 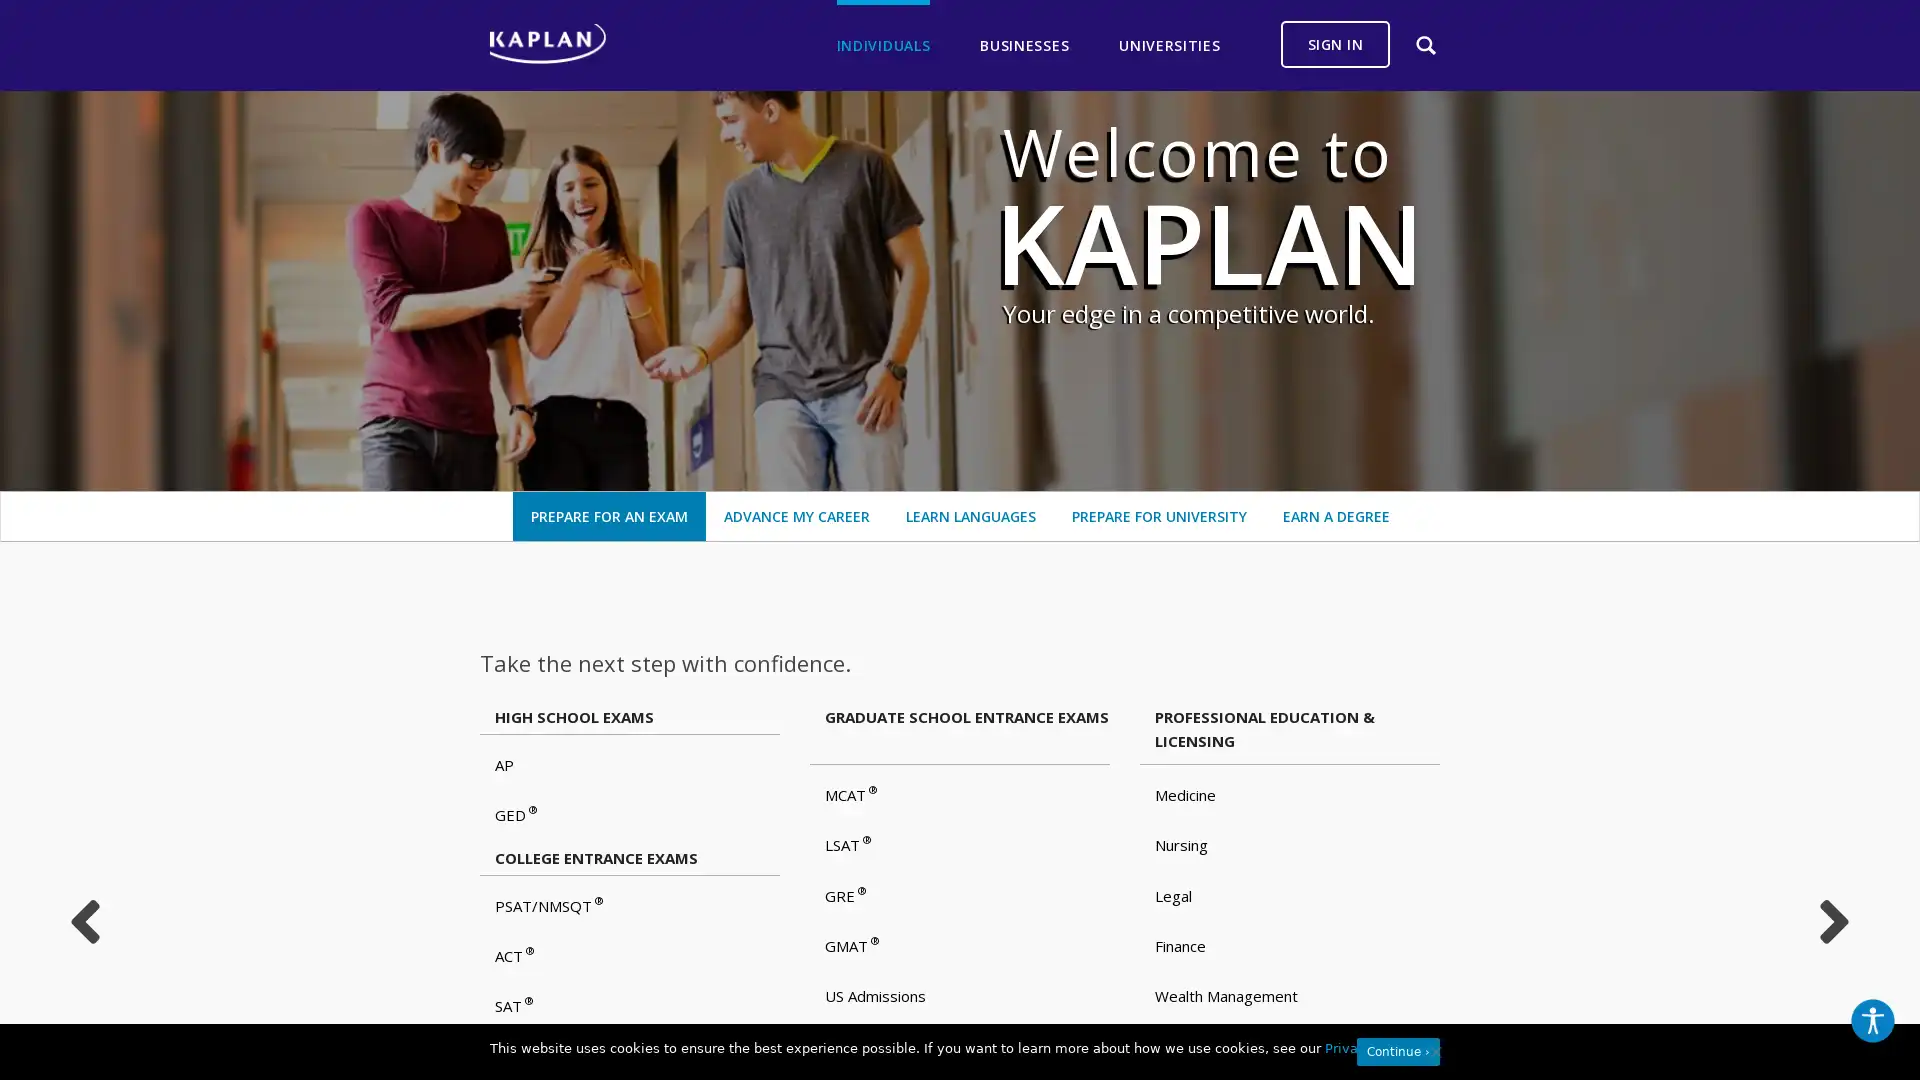 What do you see at coordinates (1871, 1021) in the screenshot?
I see `Accessibility Helper sidebar` at bounding box center [1871, 1021].